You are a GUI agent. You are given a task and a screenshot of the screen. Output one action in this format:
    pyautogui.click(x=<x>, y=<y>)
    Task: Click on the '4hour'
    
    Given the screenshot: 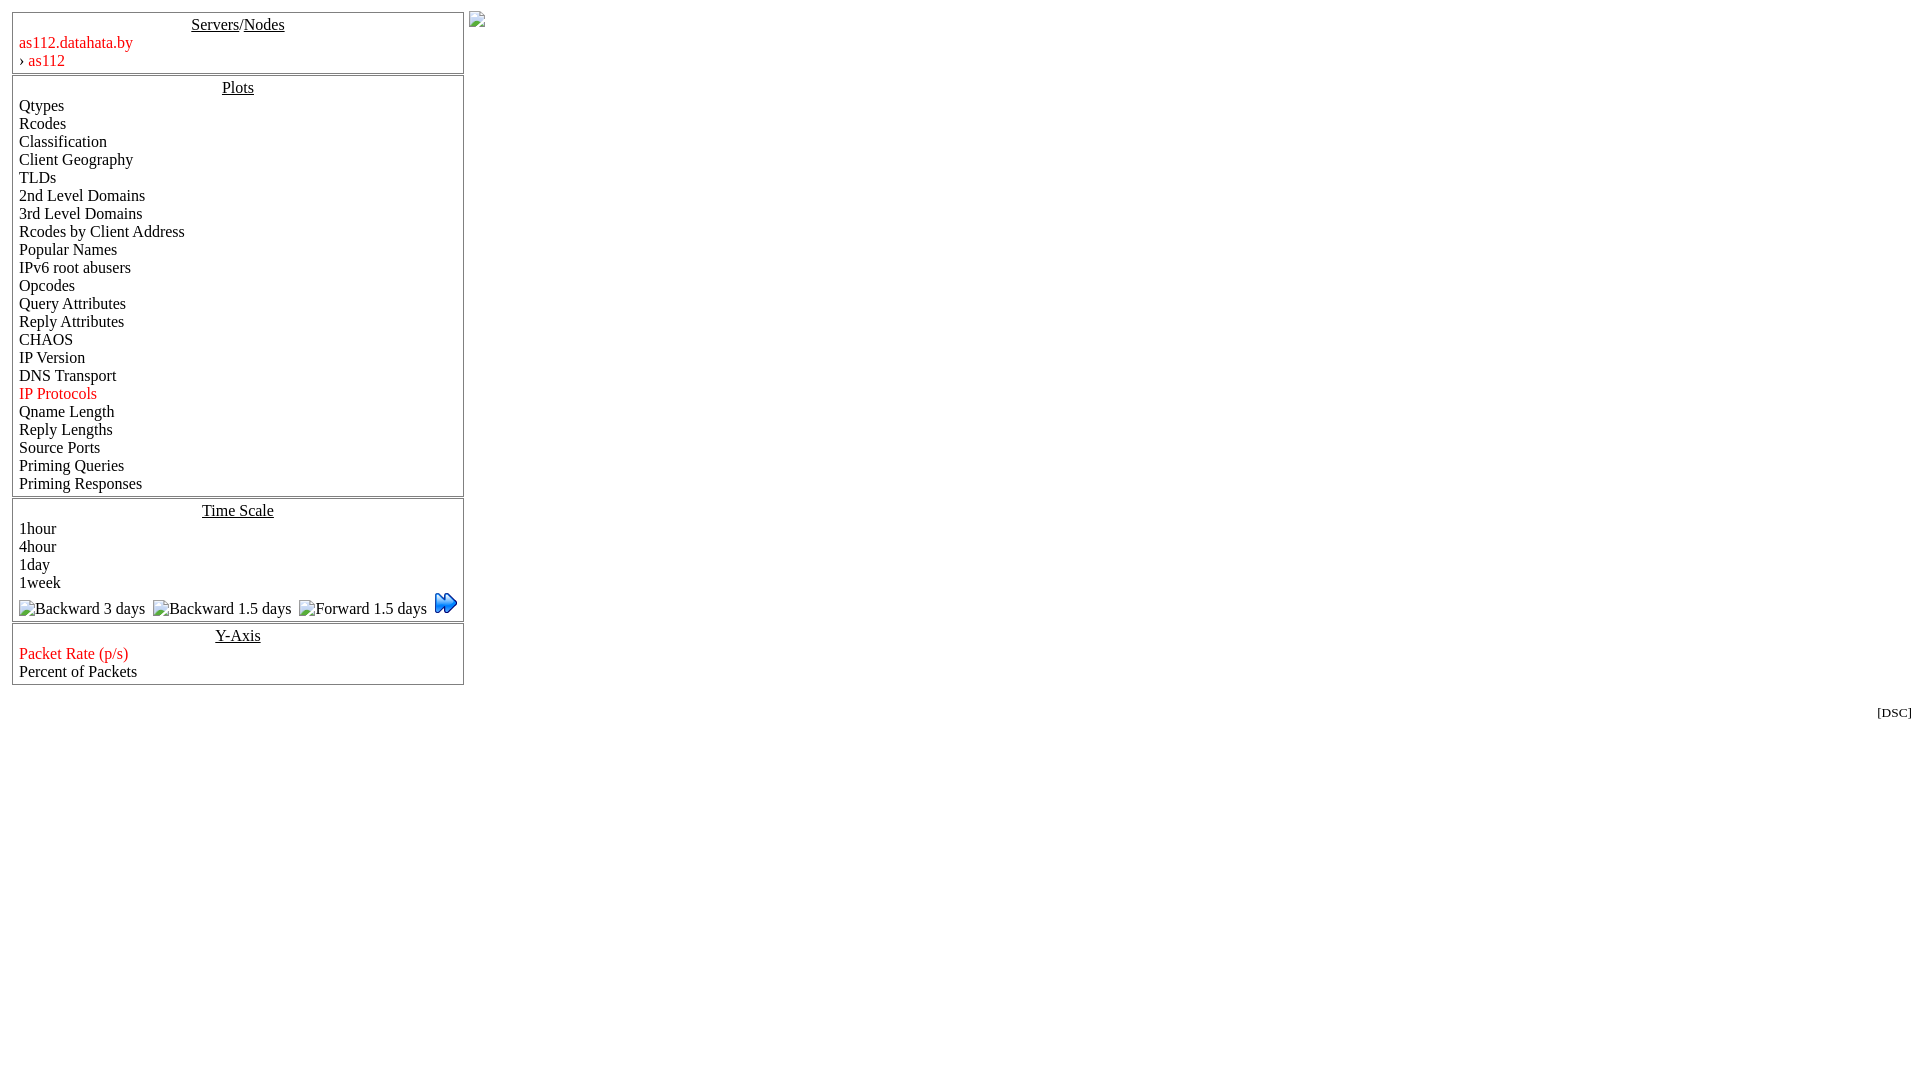 What is the action you would take?
    pyautogui.click(x=19, y=546)
    